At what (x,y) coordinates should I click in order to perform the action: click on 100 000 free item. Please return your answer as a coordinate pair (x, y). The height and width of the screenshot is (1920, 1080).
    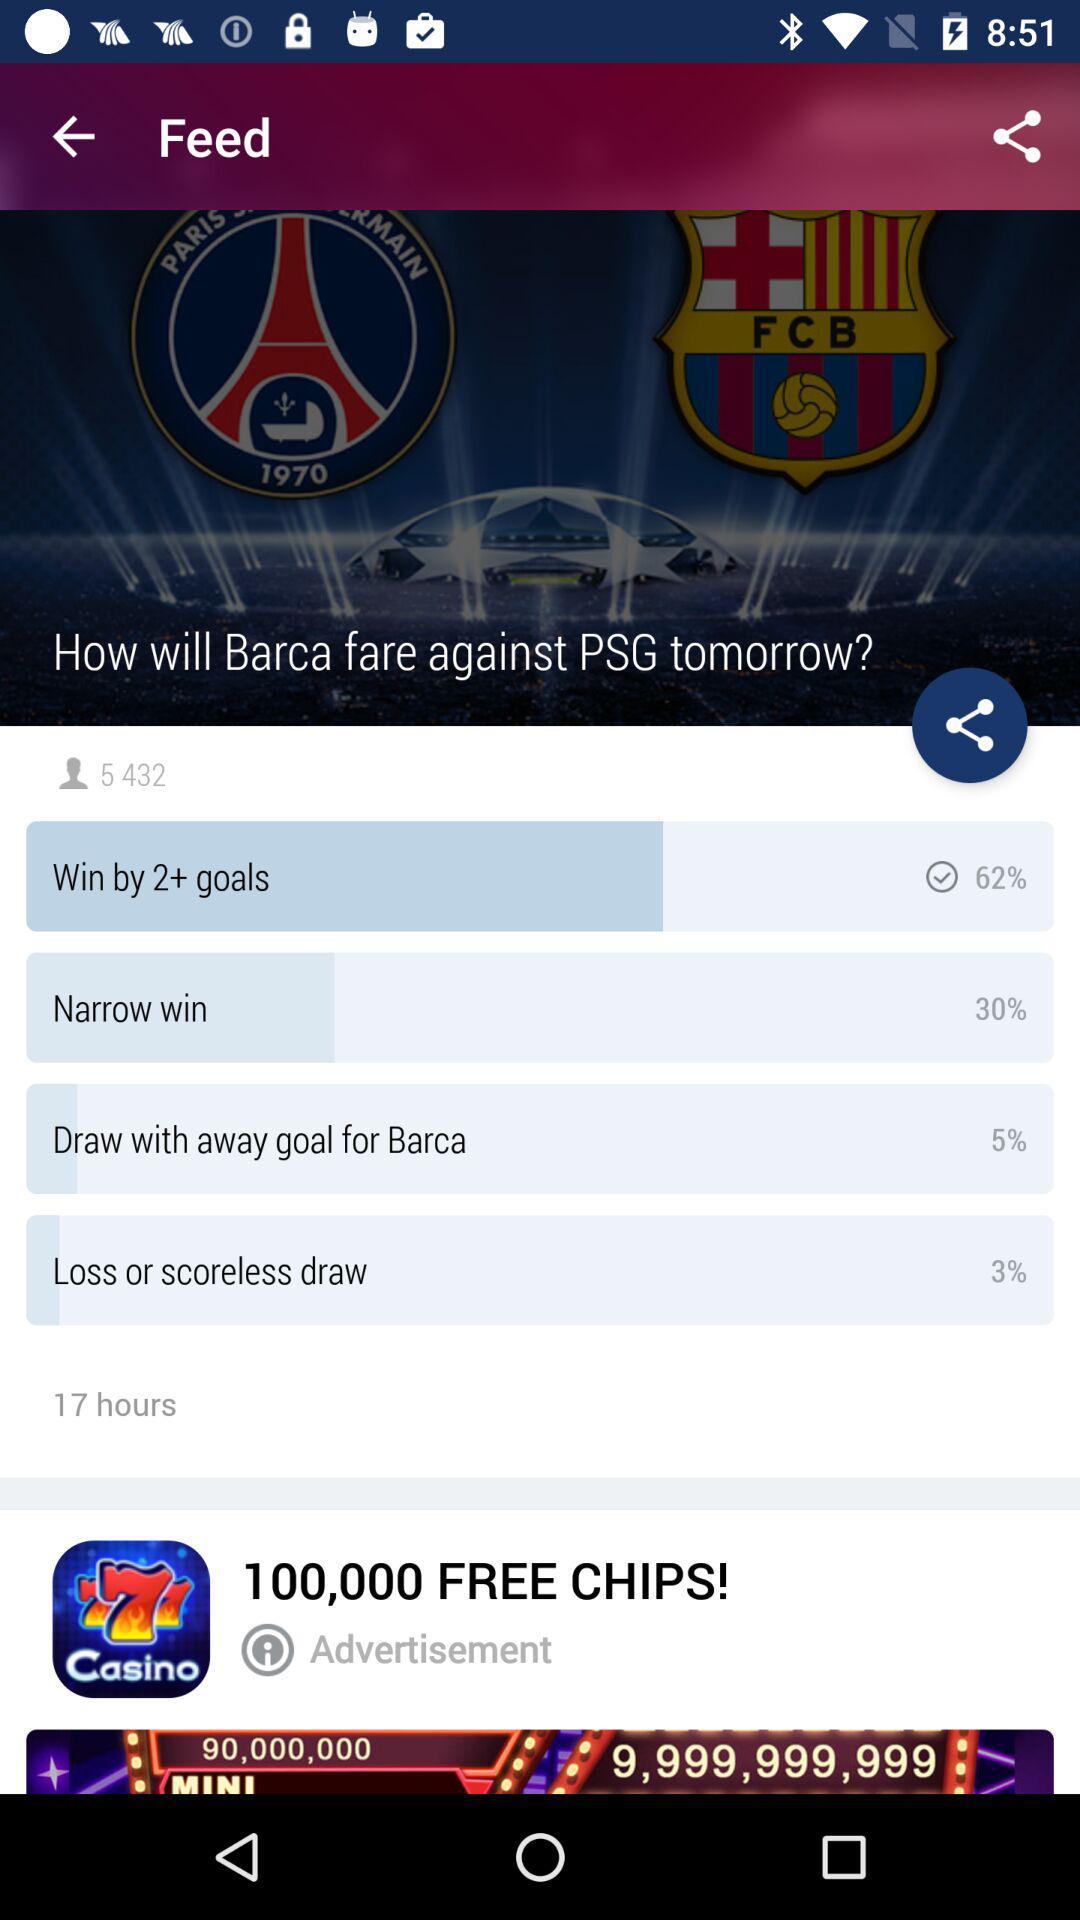
    Looking at the image, I should click on (485, 1578).